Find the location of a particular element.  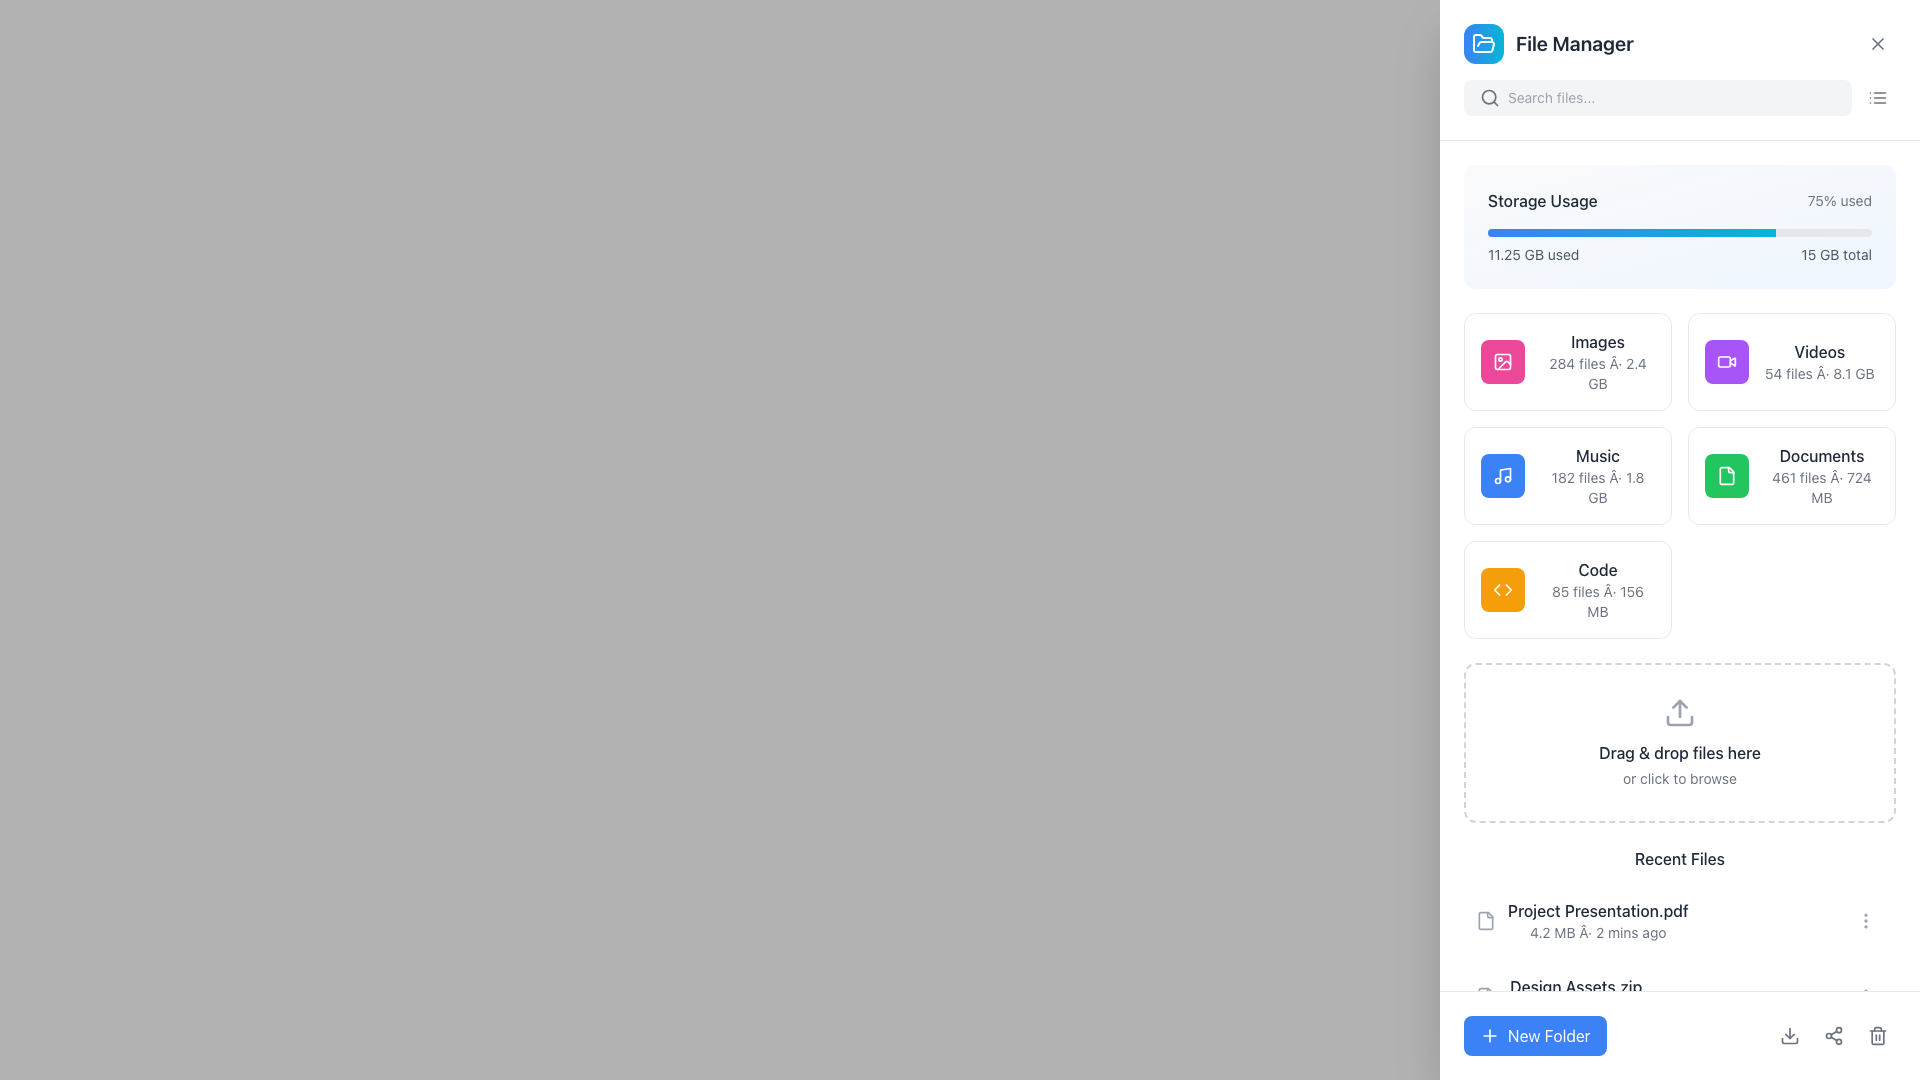

the fifth button in the grid layout, which features a yellow-orange code symbol icon and text 'Code', '85 files', and '156 MB' is located at coordinates (1567, 589).